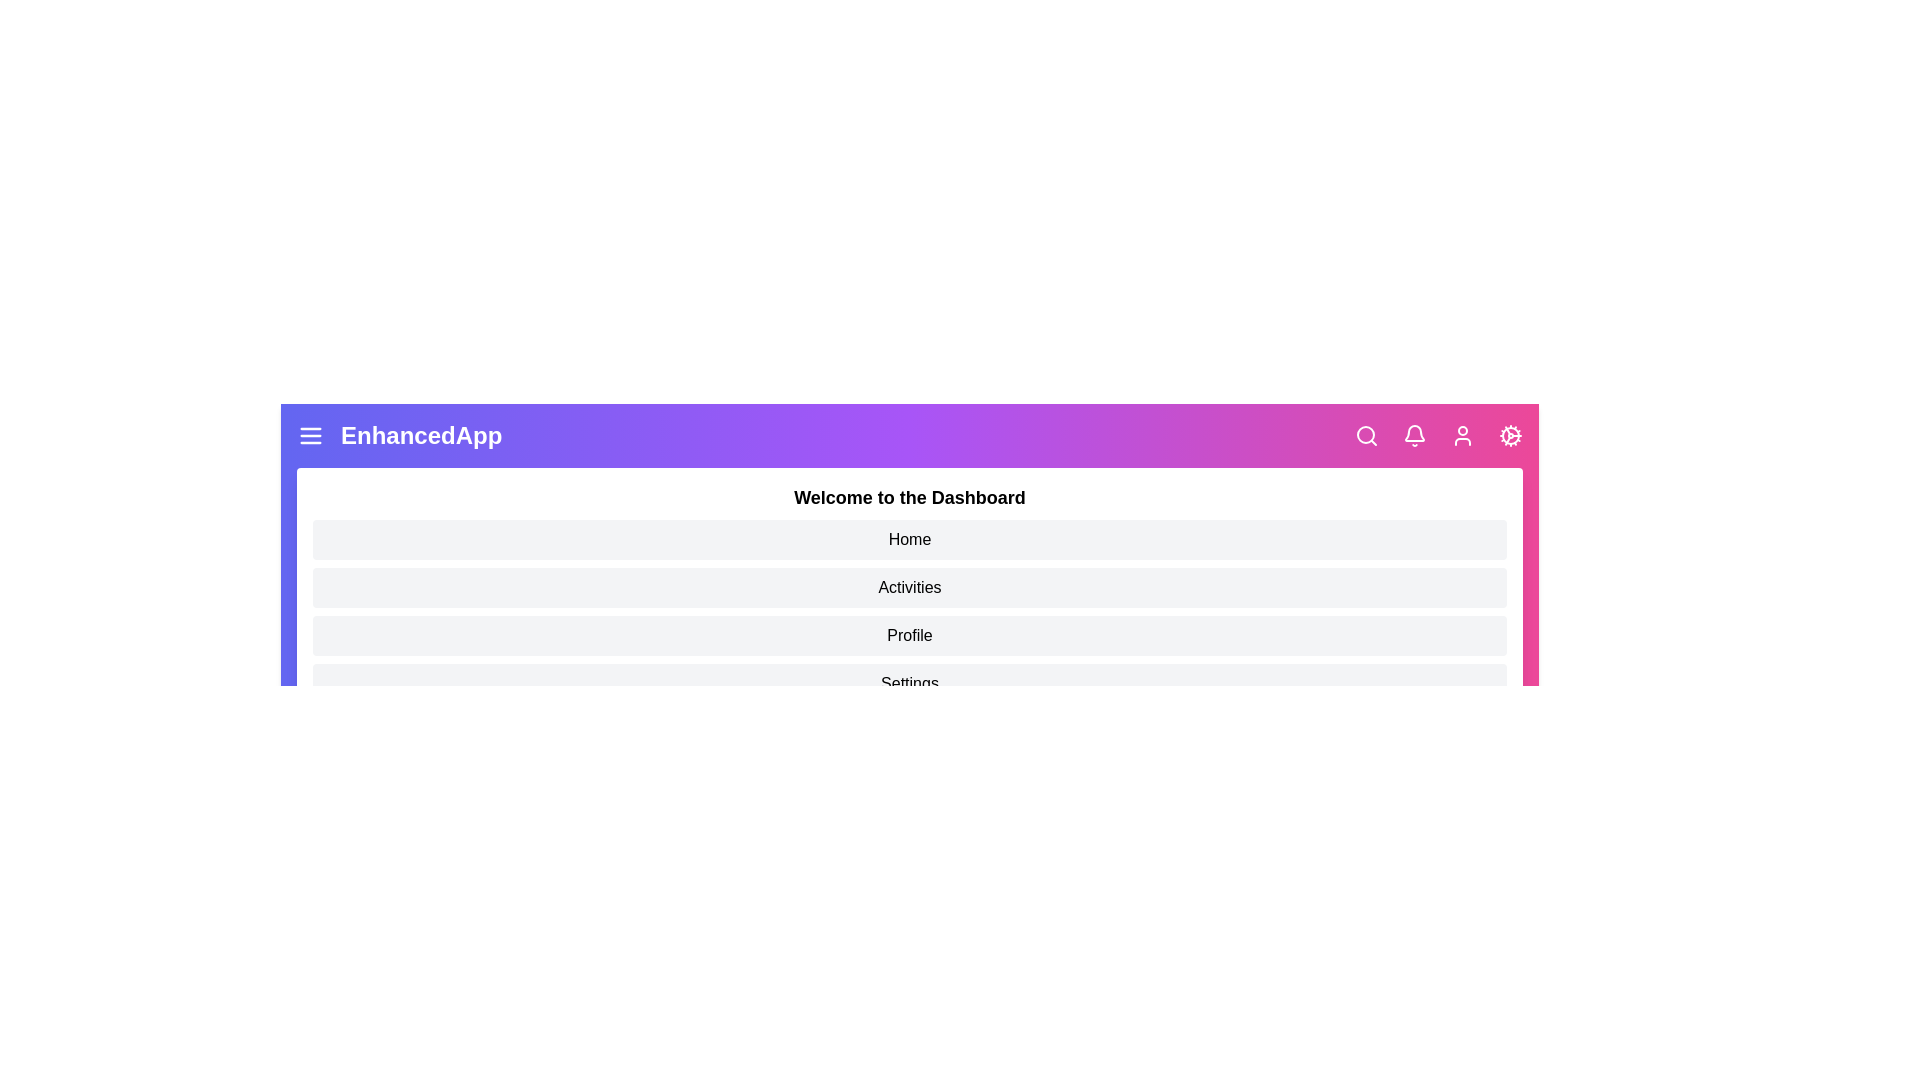 The width and height of the screenshot is (1920, 1080). What do you see at coordinates (909, 636) in the screenshot?
I see `the dashboard item labeled Profile` at bounding box center [909, 636].